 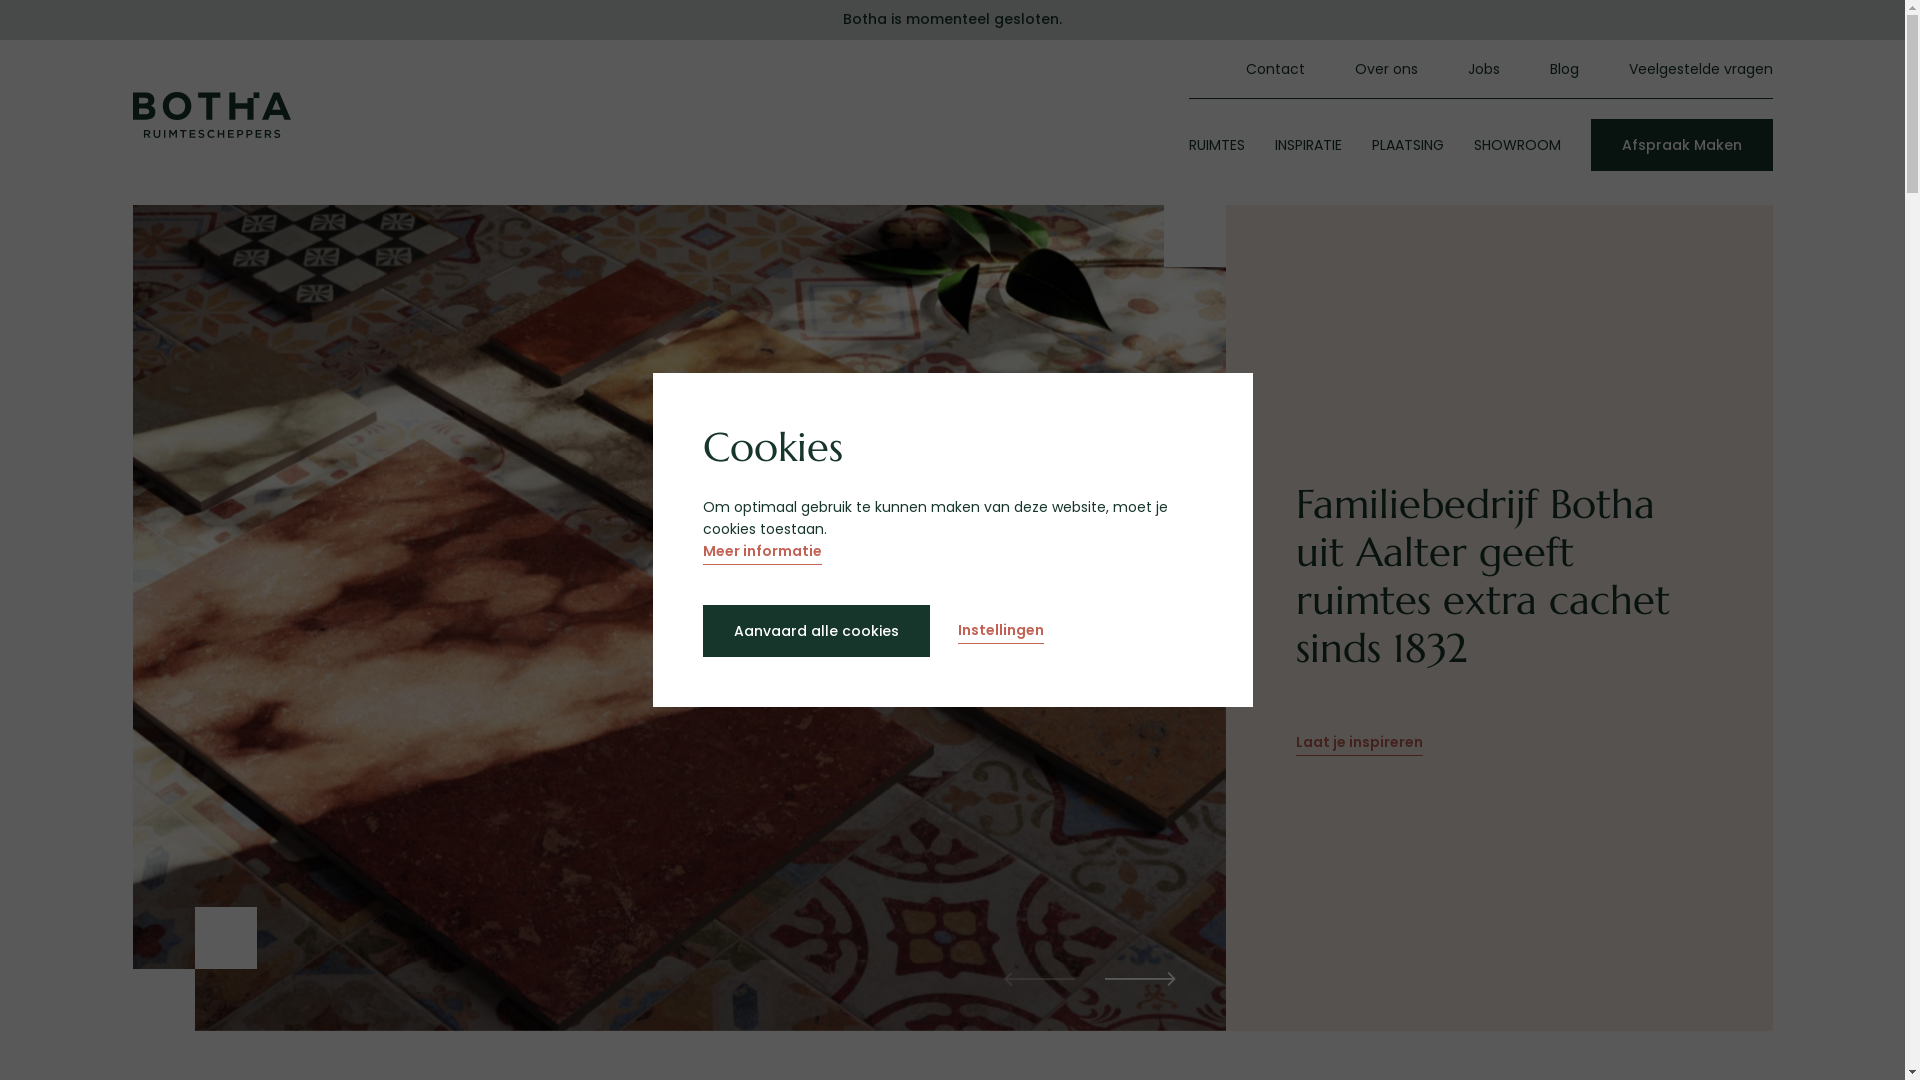 What do you see at coordinates (1359, 744) in the screenshot?
I see `'Laat je inspireren'` at bounding box center [1359, 744].